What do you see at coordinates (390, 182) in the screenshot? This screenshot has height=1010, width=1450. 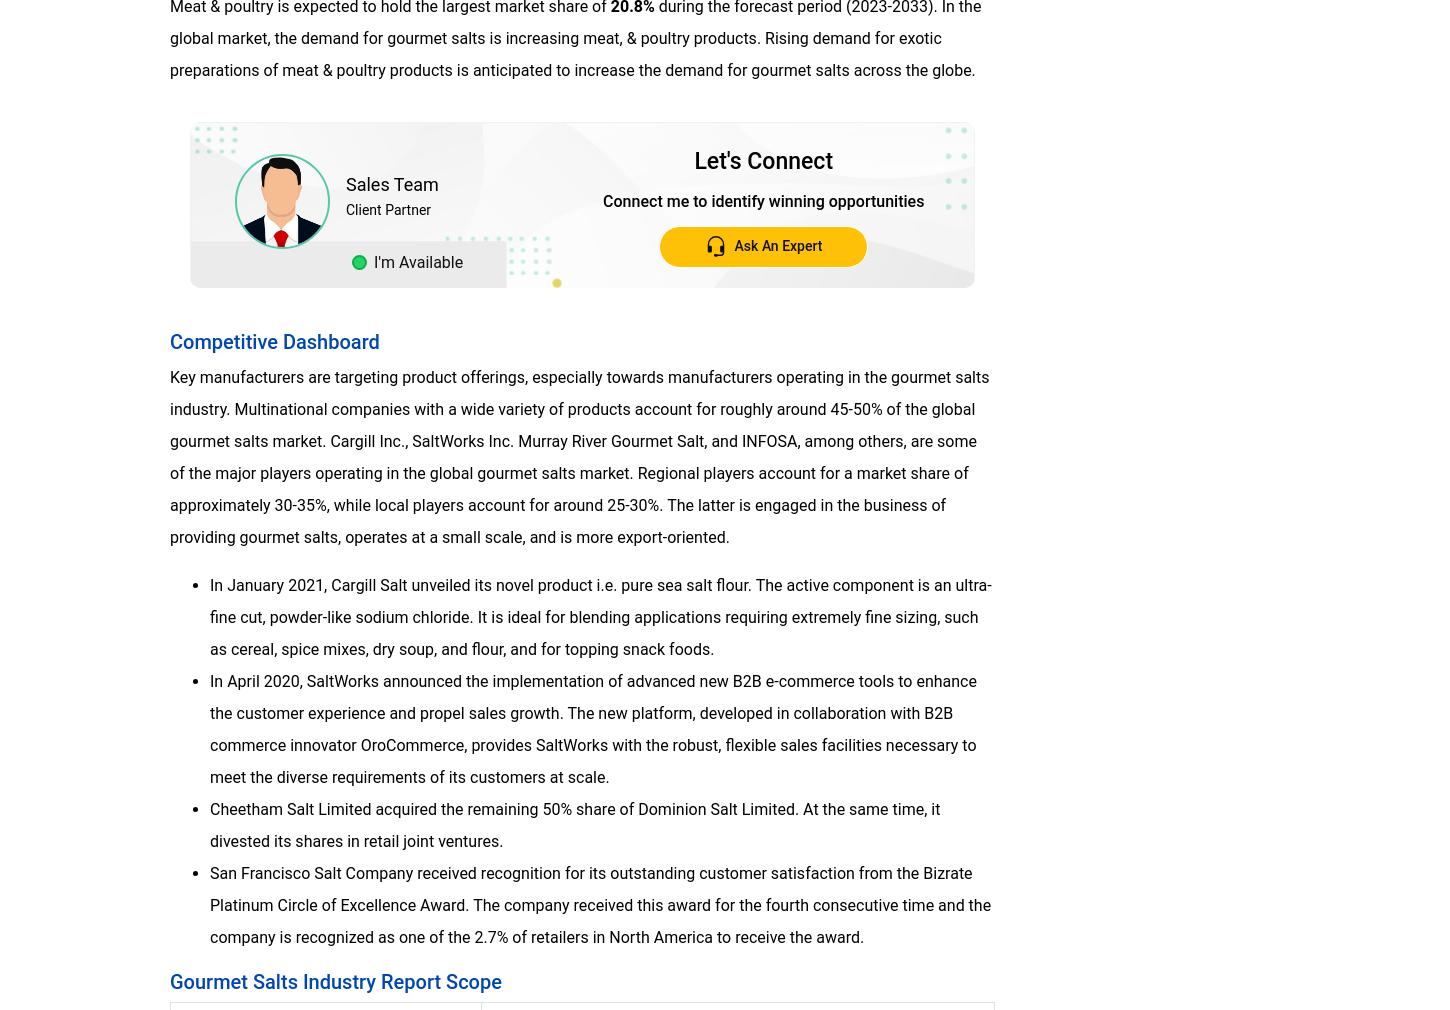 I see `'Sales Team'` at bounding box center [390, 182].